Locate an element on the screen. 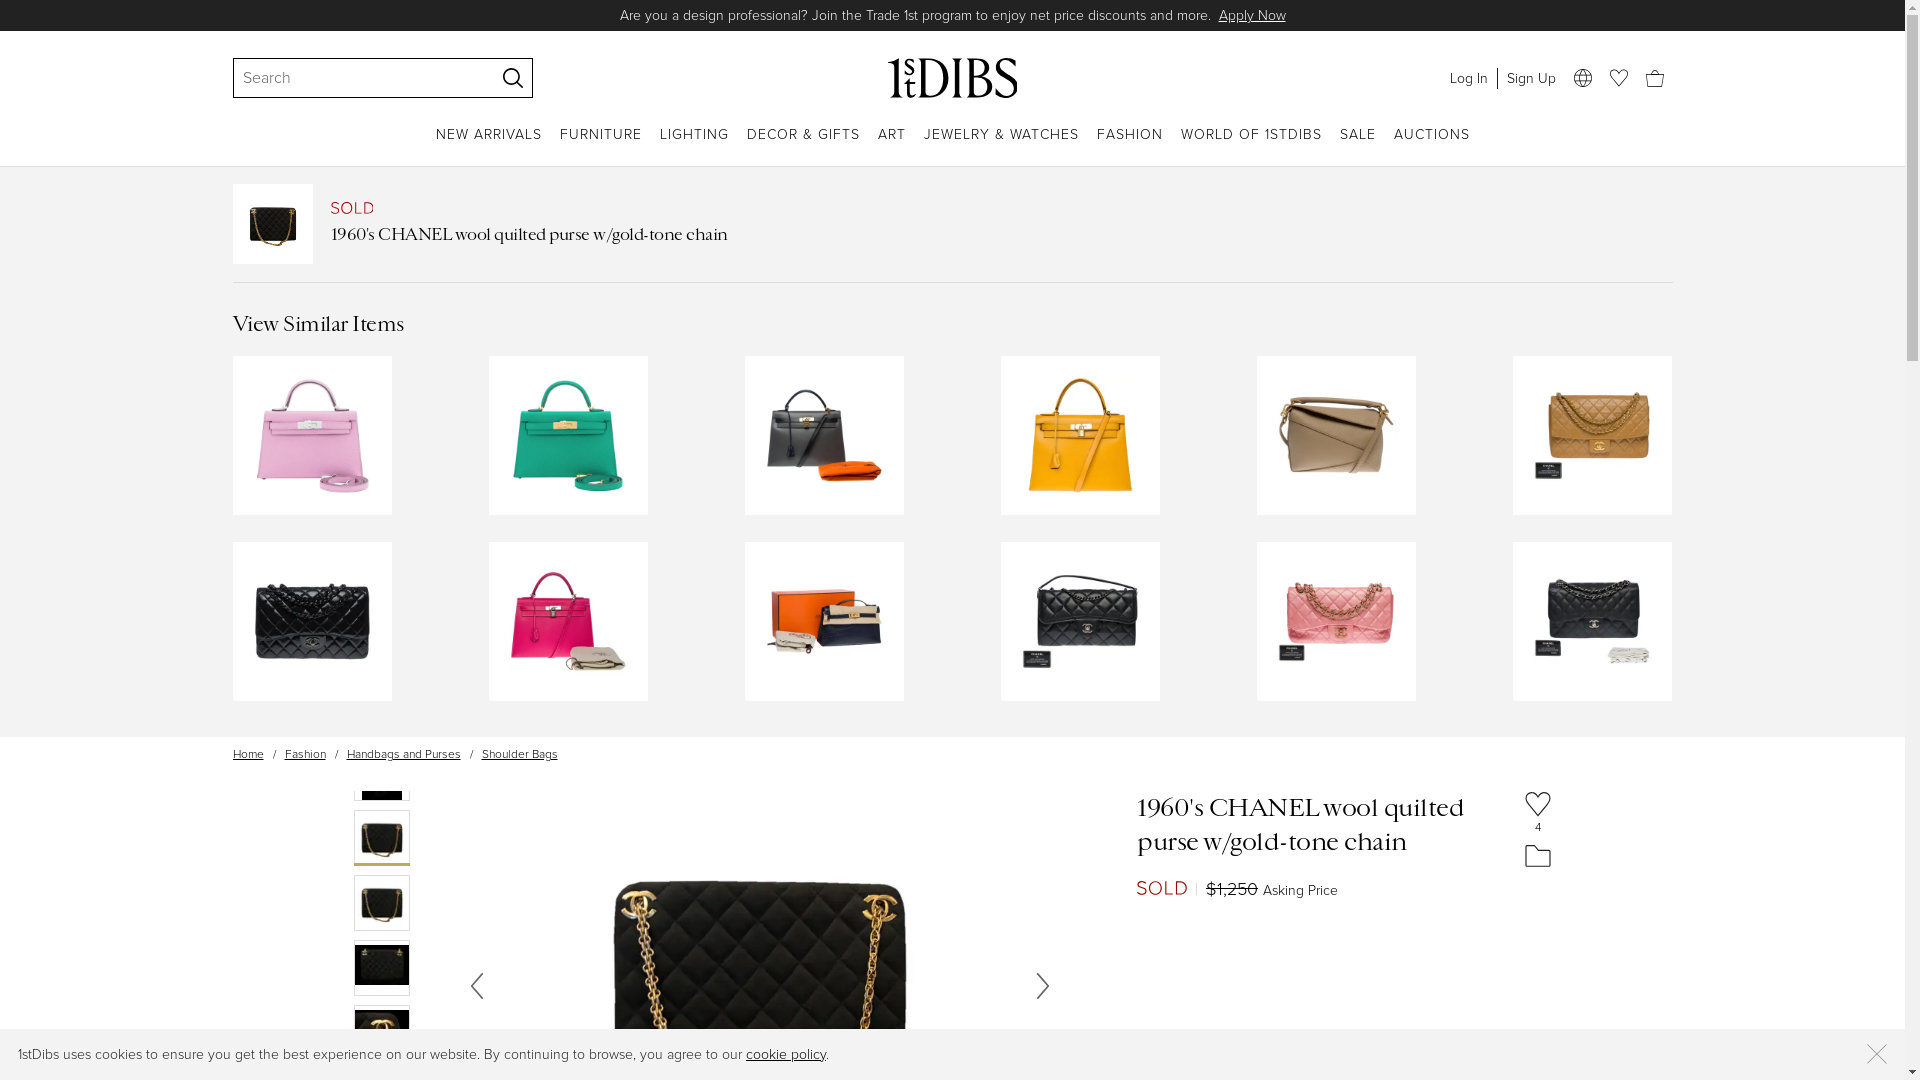 The width and height of the screenshot is (1920, 1080). 'Home' is located at coordinates (246, 754).